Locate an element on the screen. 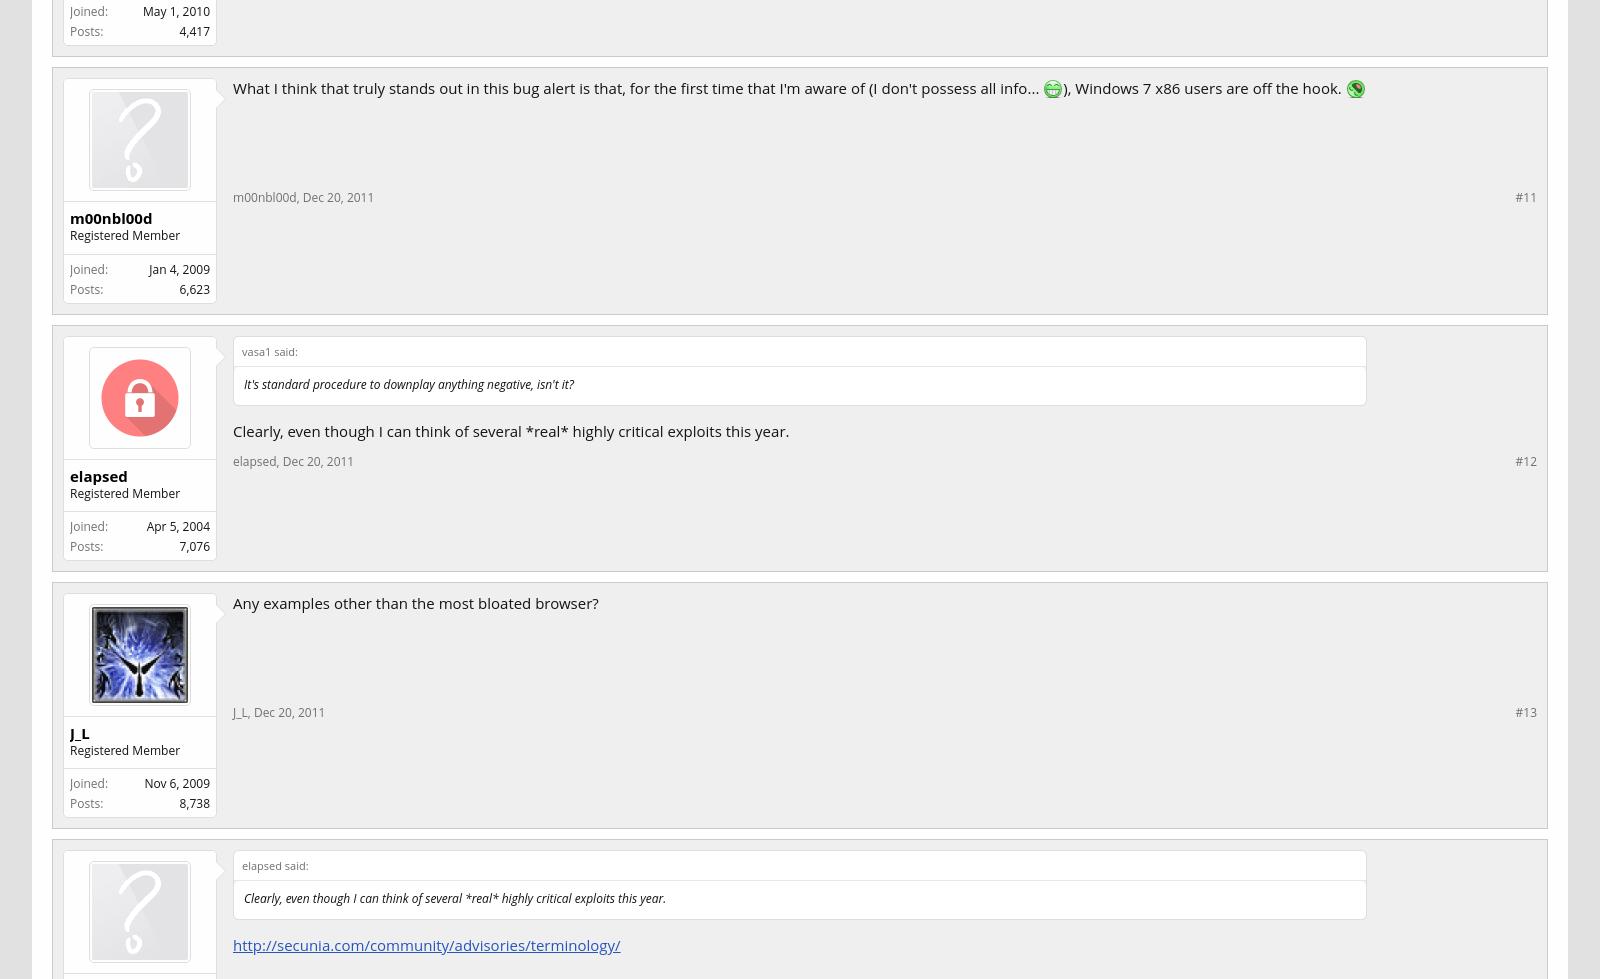 The image size is (1600, 979). 'Nov 6, 2009' is located at coordinates (175, 782).